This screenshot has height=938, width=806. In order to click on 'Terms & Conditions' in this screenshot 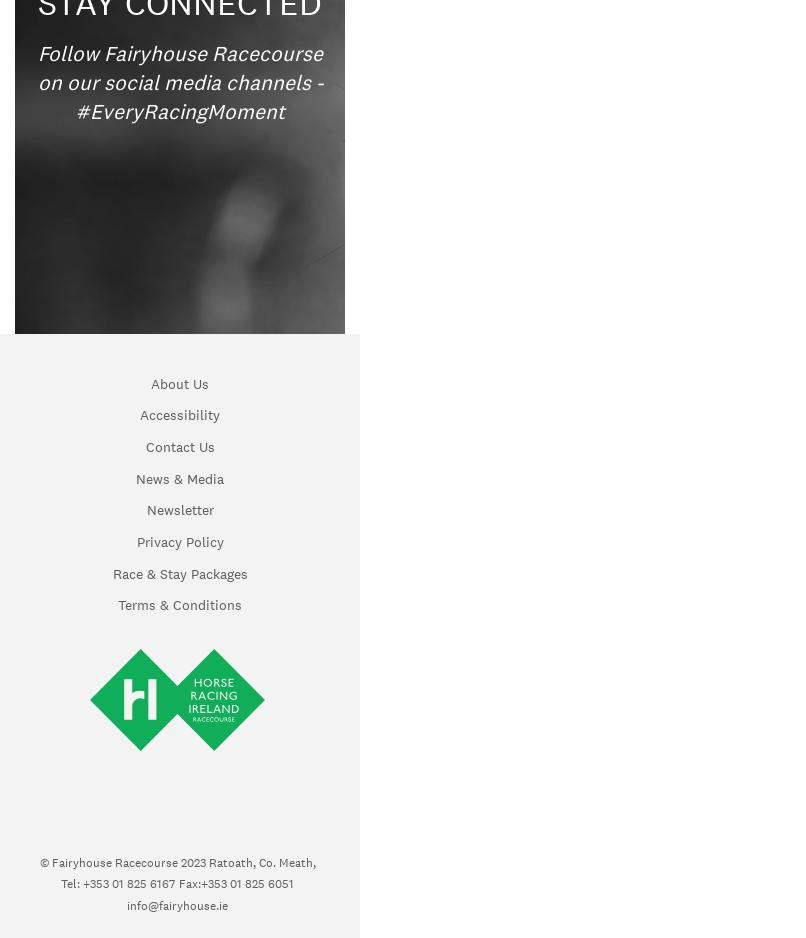, I will do `click(179, 605)`.